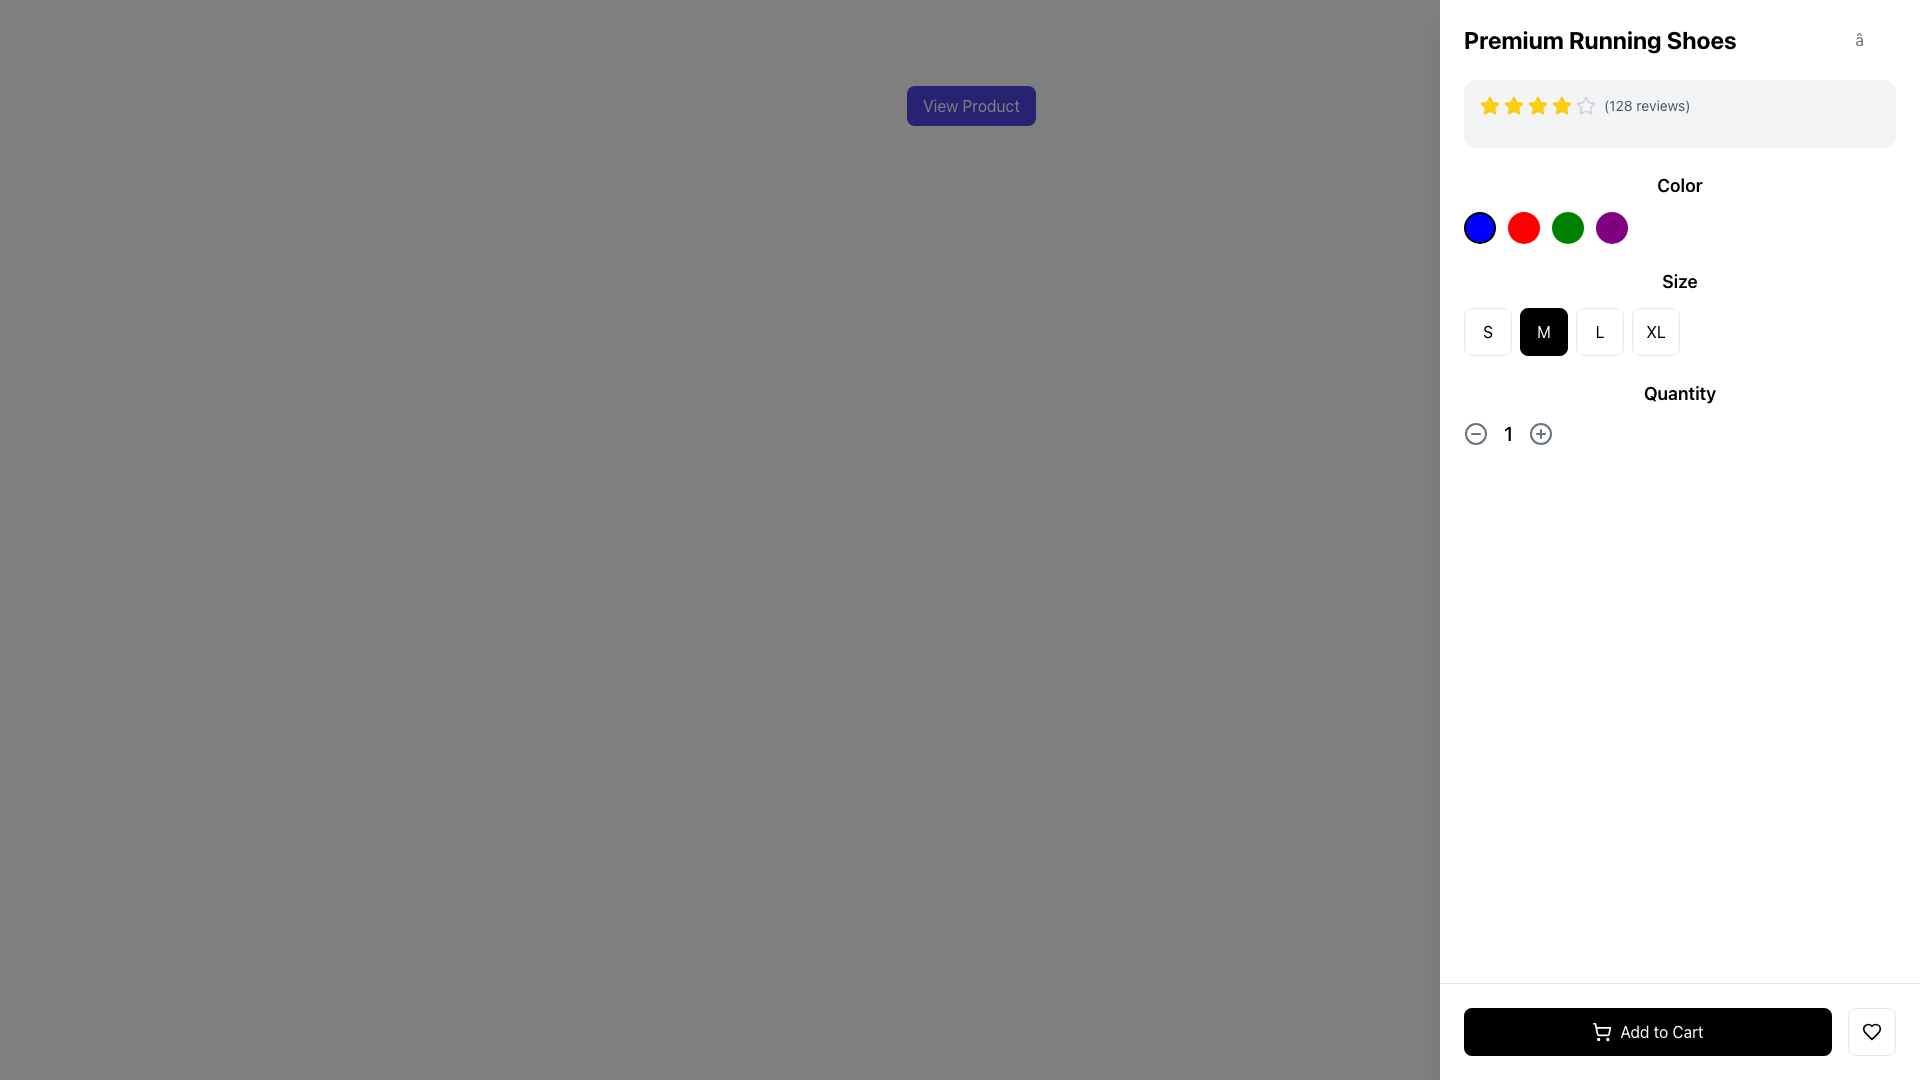 Image resolution: width=1920 pixels, height=1080 pixels. What do you see at coordinates (1522, 226) in the screenshot?
I see `the second circular color selector button labeled 'Color'` at bounding box center [1522, 226].